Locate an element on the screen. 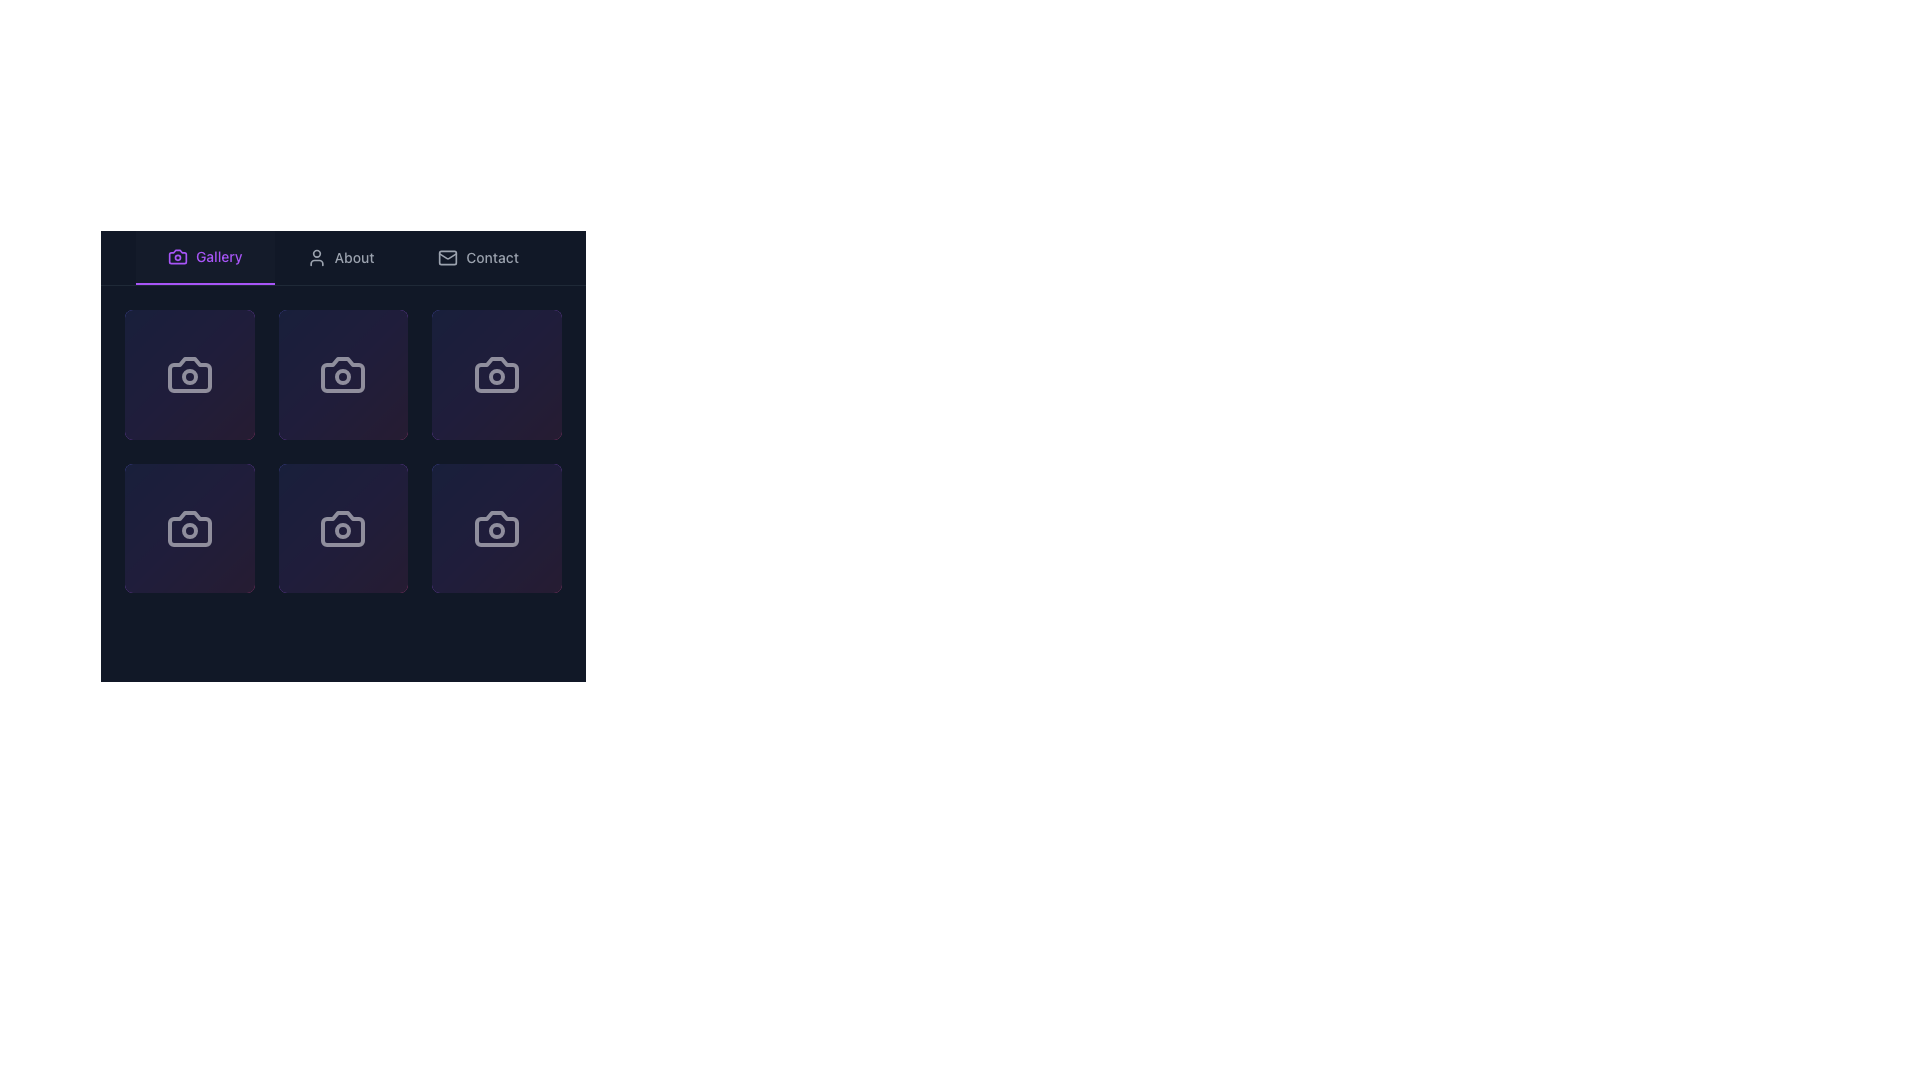 The height and width of the screenshot is (1080, 1920). the camera icon silhouette, which is the outer shape of a camera in the second row and second column of a 2x3 grid of icons is located at coordinates (343, 527).